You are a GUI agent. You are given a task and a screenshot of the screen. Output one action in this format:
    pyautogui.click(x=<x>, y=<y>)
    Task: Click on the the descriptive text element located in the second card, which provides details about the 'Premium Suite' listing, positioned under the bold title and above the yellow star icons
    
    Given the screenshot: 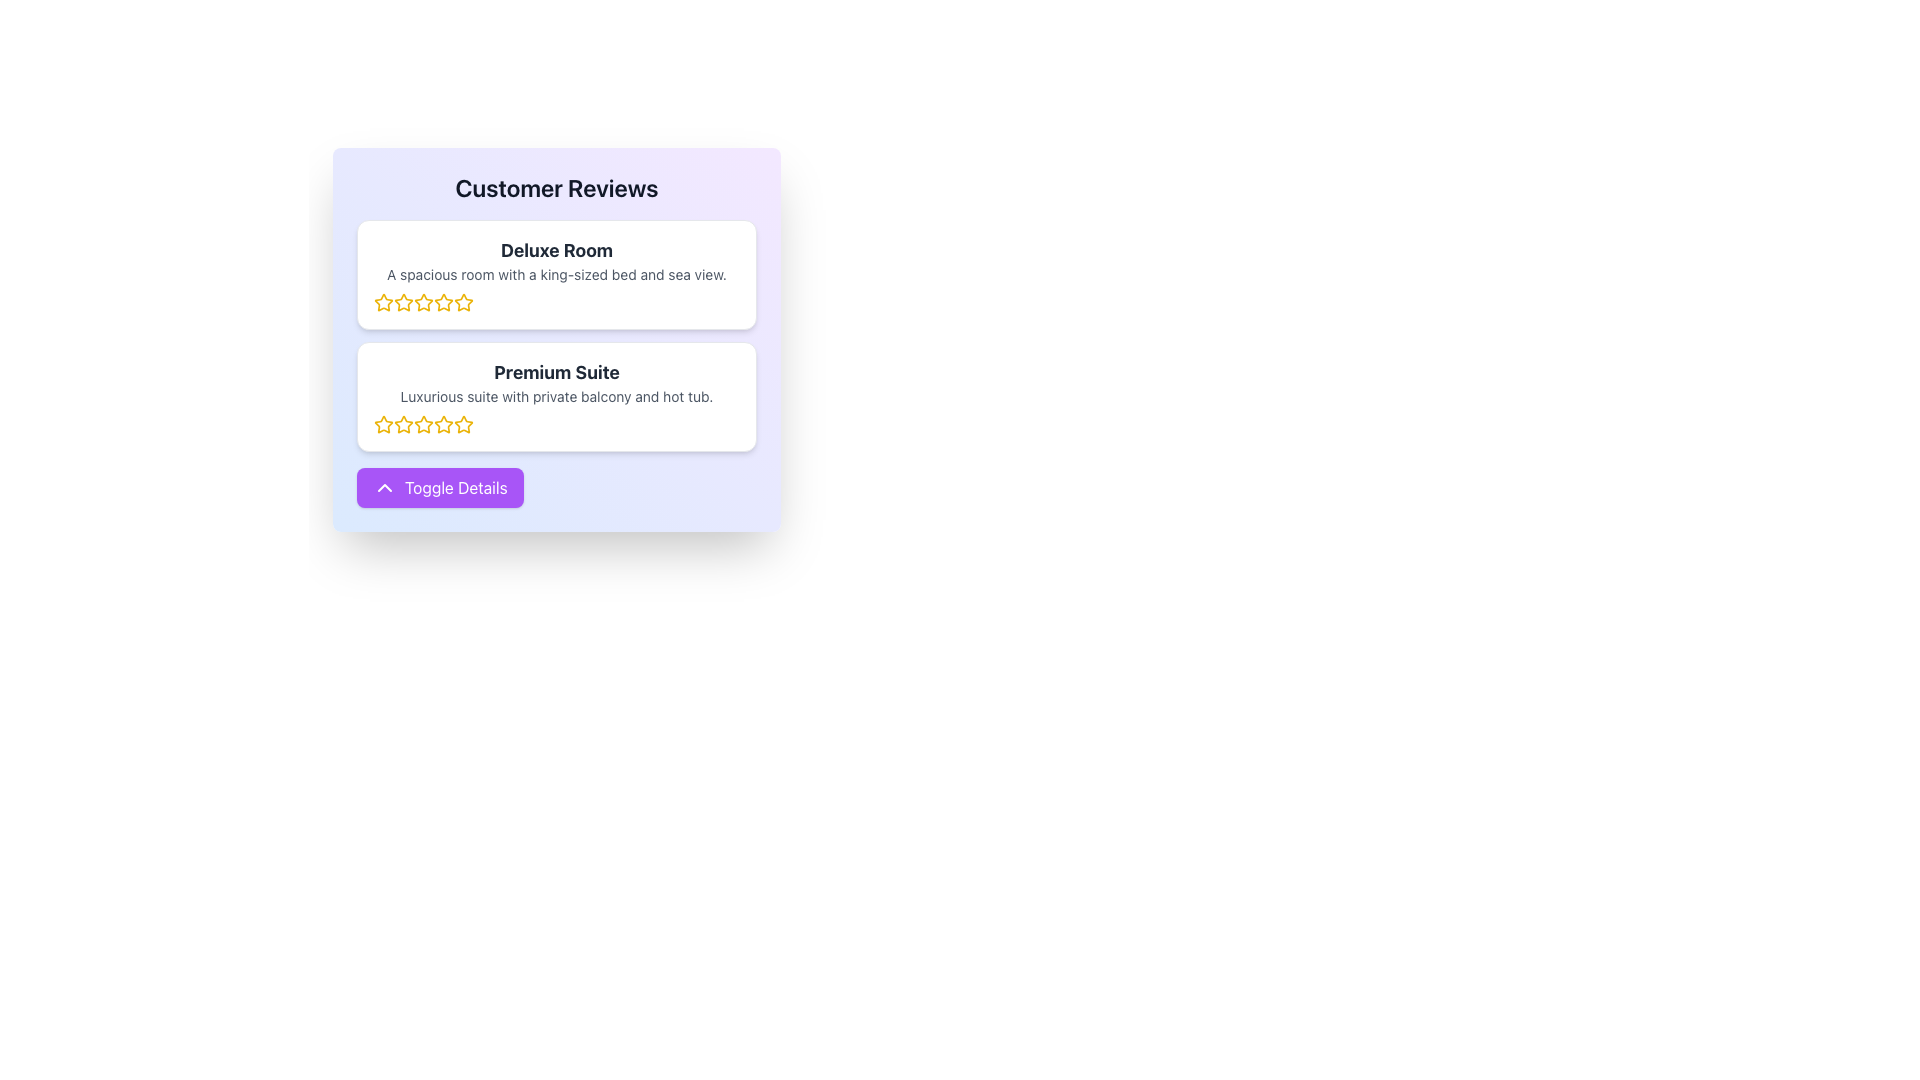 What is the action you would take?
    pyautogui.click(x=556, y=397)
    